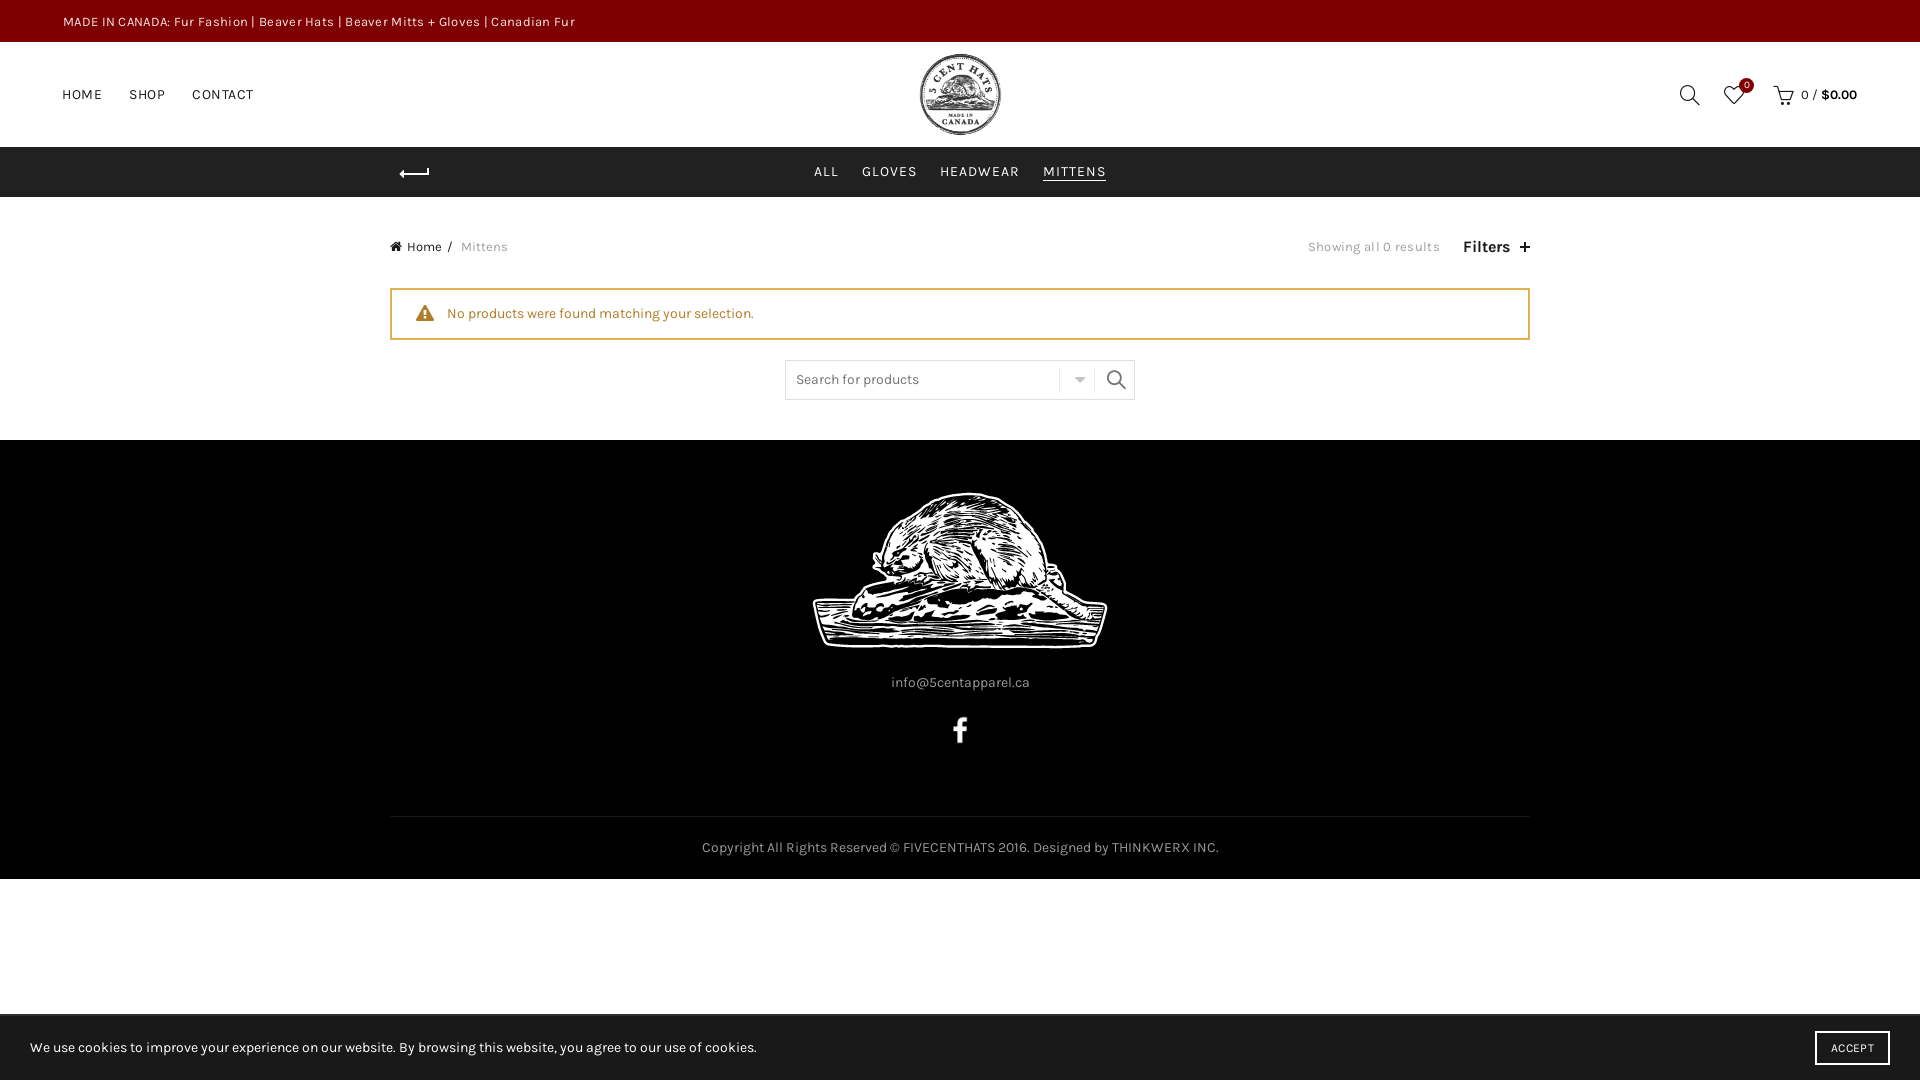  I want to click on 'SEARCH', so click(1113, 380).